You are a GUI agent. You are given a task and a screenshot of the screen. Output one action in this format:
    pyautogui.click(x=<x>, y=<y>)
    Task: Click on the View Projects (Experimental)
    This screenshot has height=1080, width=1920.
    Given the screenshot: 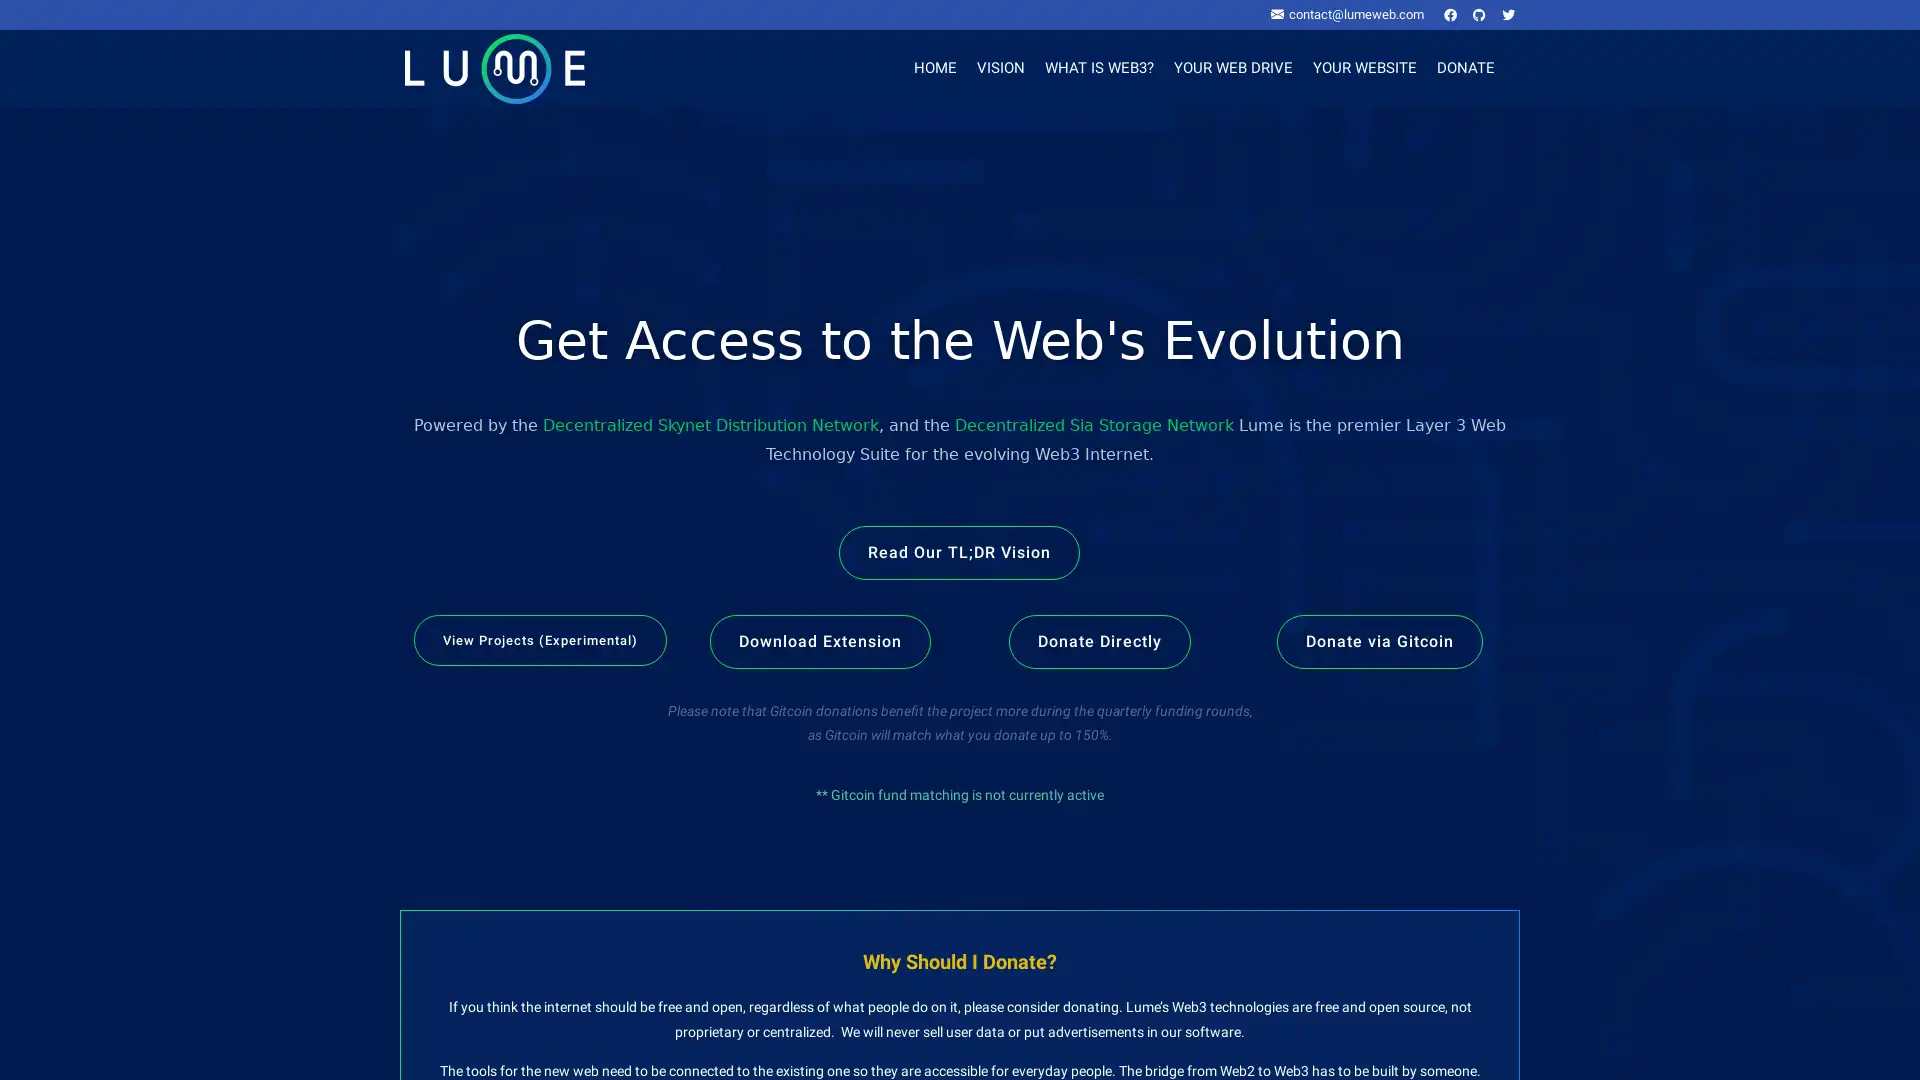 What is the action you would take?
    pyautogui.click(x=539, y=639)
    